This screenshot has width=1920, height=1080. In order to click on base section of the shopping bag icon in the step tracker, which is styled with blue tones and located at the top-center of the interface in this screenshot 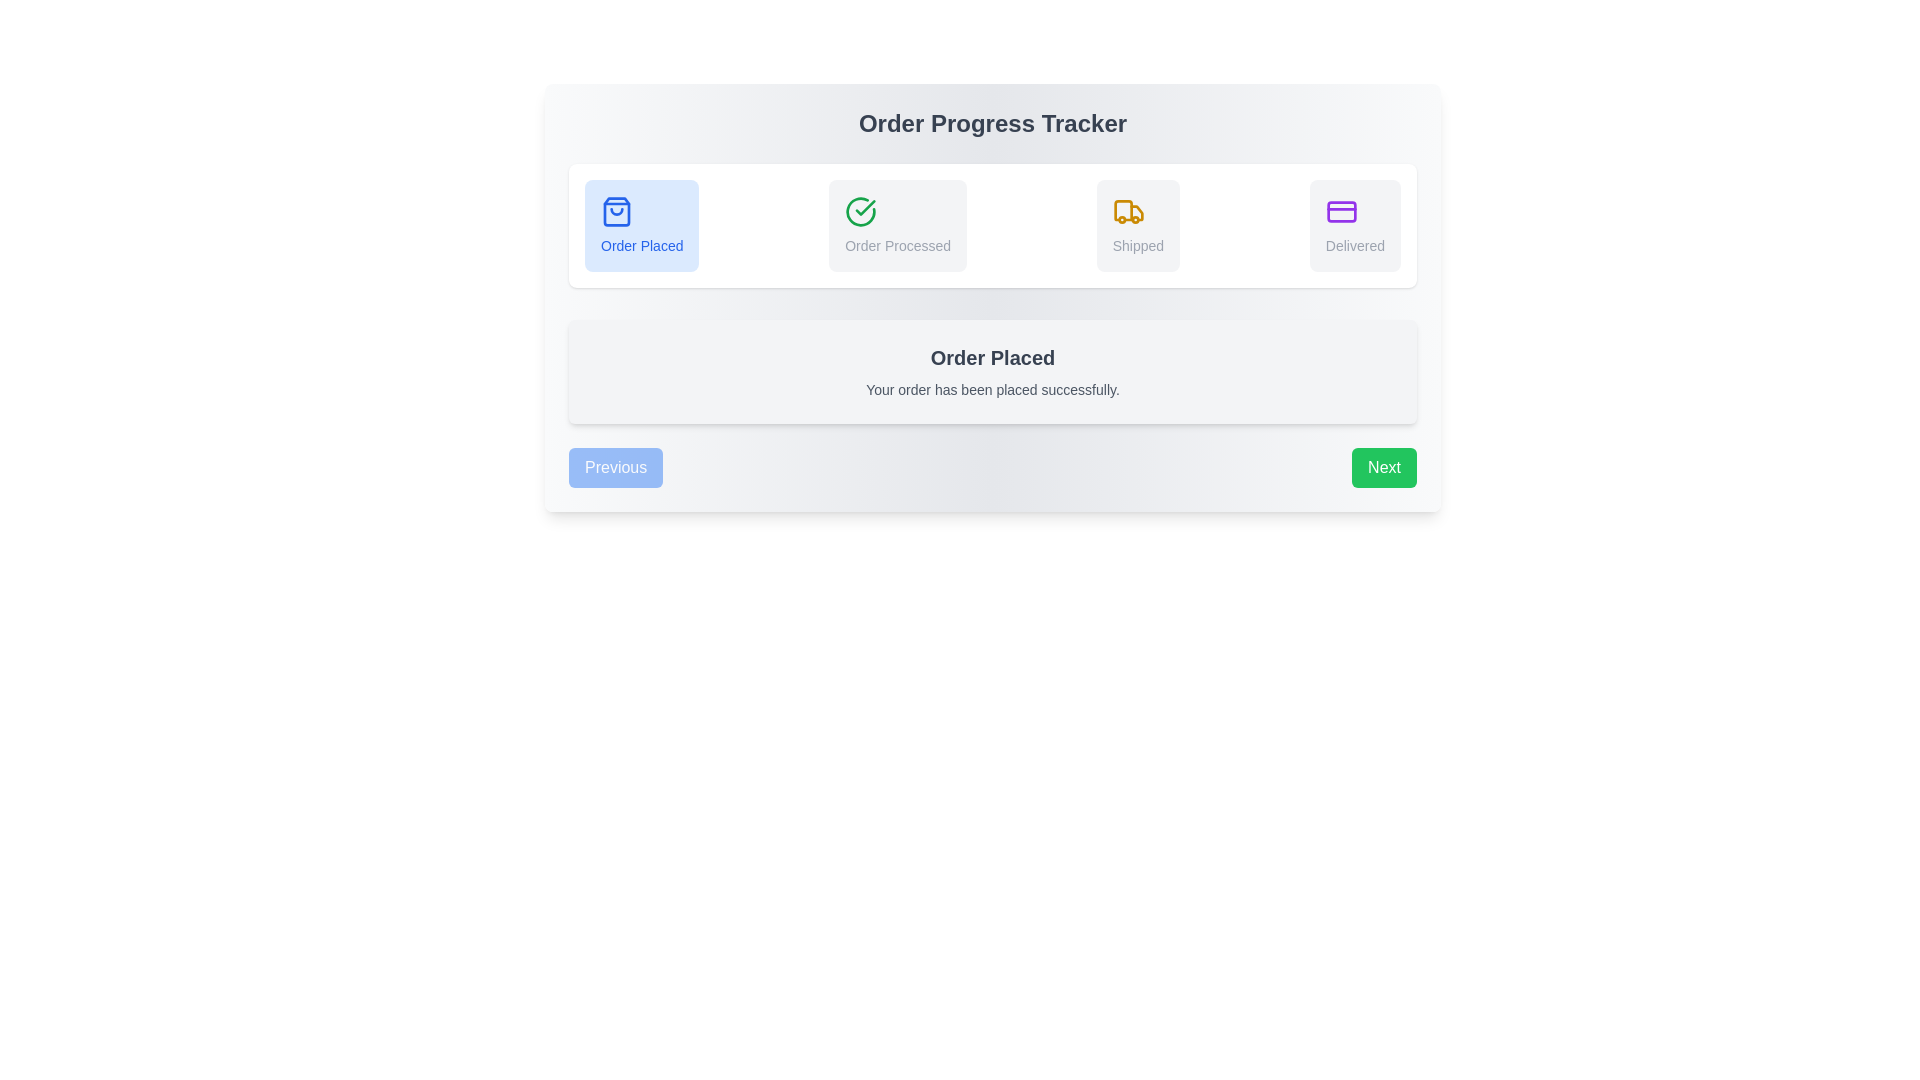, I will do `click(616, 212)`.